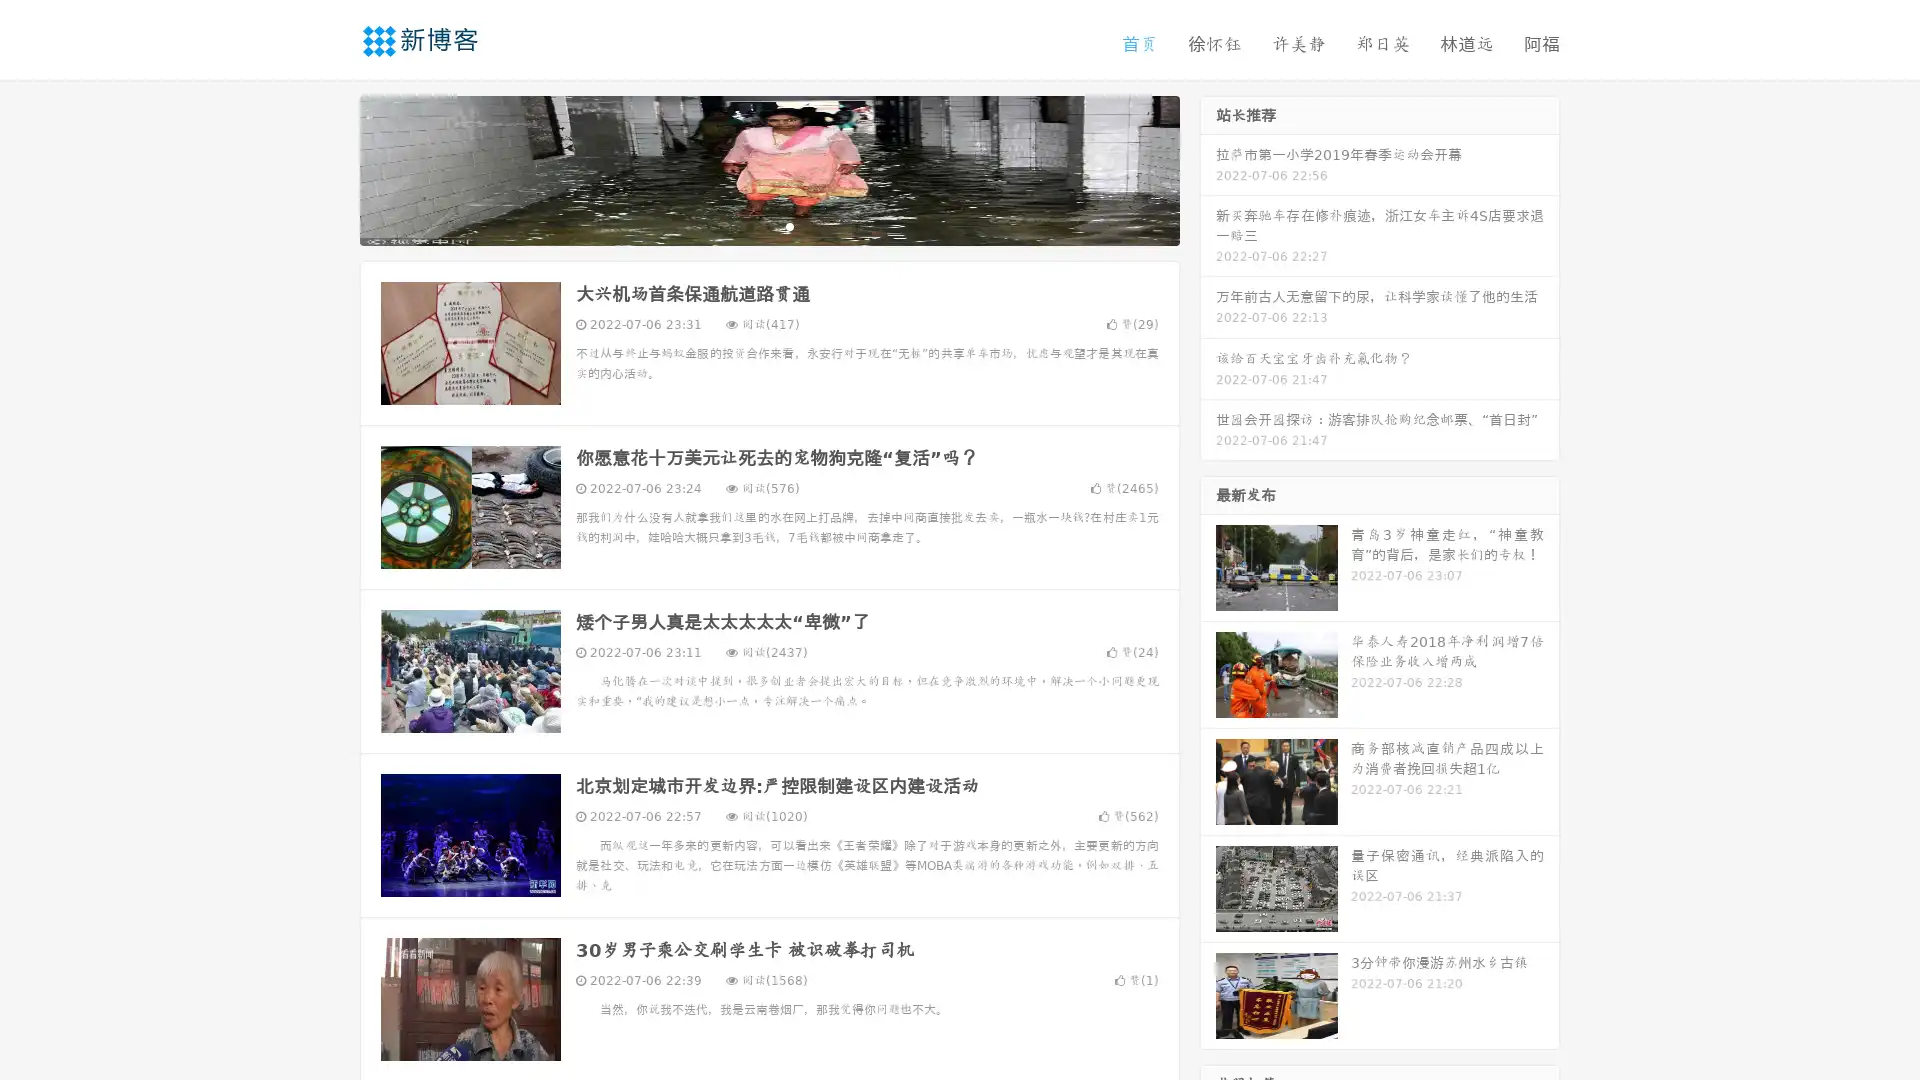 This screenshot has width=1920, height=1080. What do you see at coordinates (748, 225) in the screenshot?
I see `Go to slide 1` at bounding box center [748, 225].